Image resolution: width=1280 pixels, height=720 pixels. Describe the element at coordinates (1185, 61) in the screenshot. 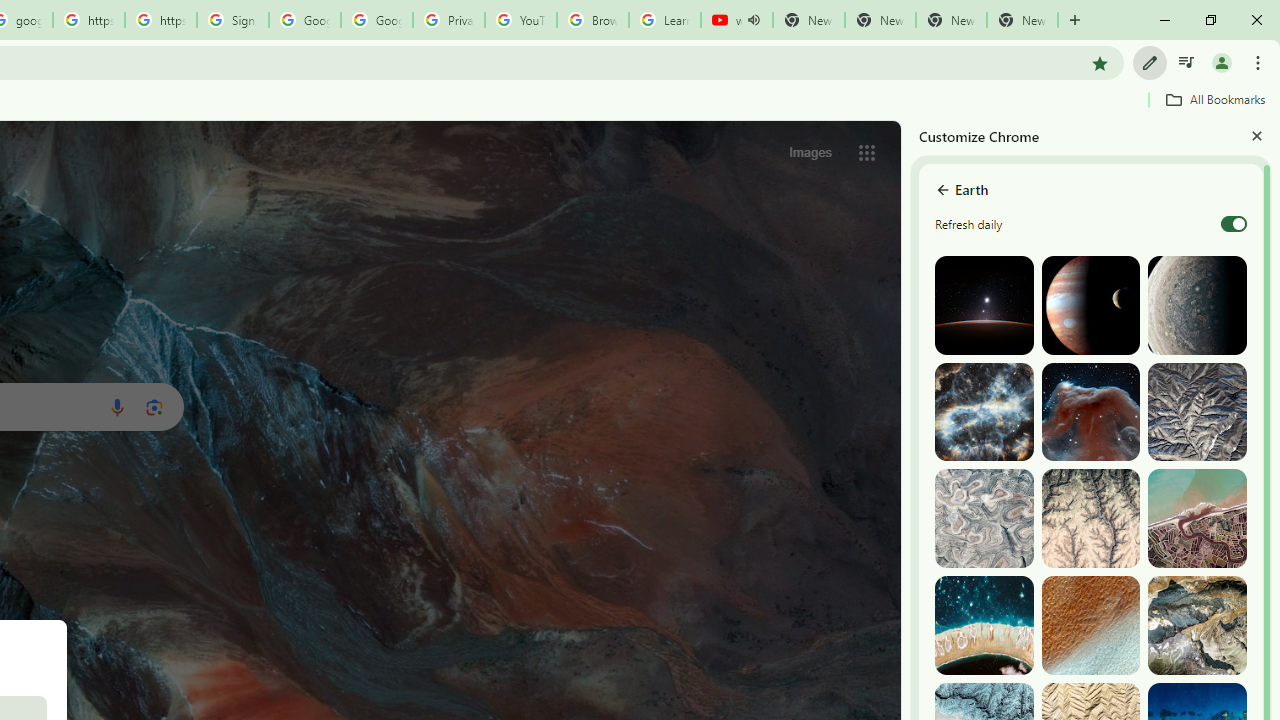

I see `'Control your music, videos, and more'` at that location.